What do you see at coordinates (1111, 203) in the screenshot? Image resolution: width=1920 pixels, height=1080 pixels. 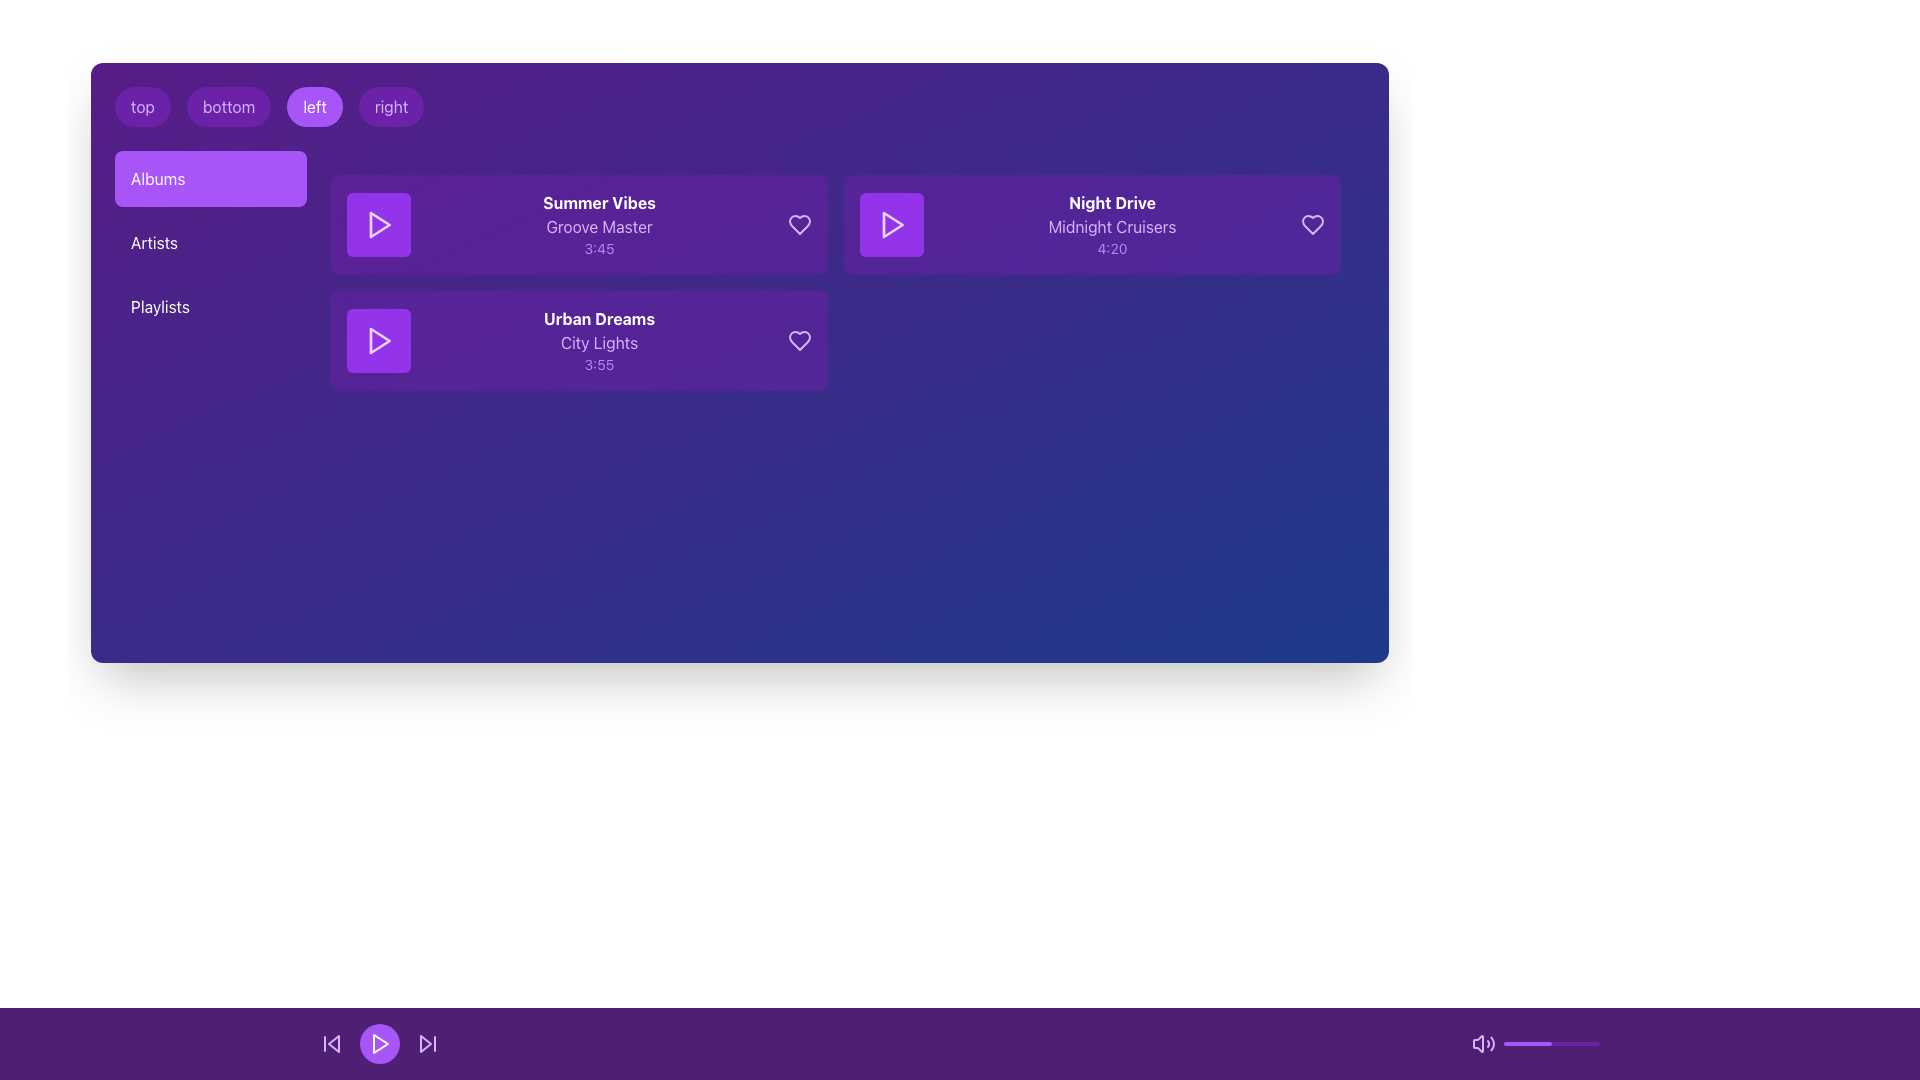 I see `the text label representing the title of a song or audio track, located at the top of the group in the 'Albums' section, positioned in the right-aligned column of list items` at bounding box center [1111, 203].